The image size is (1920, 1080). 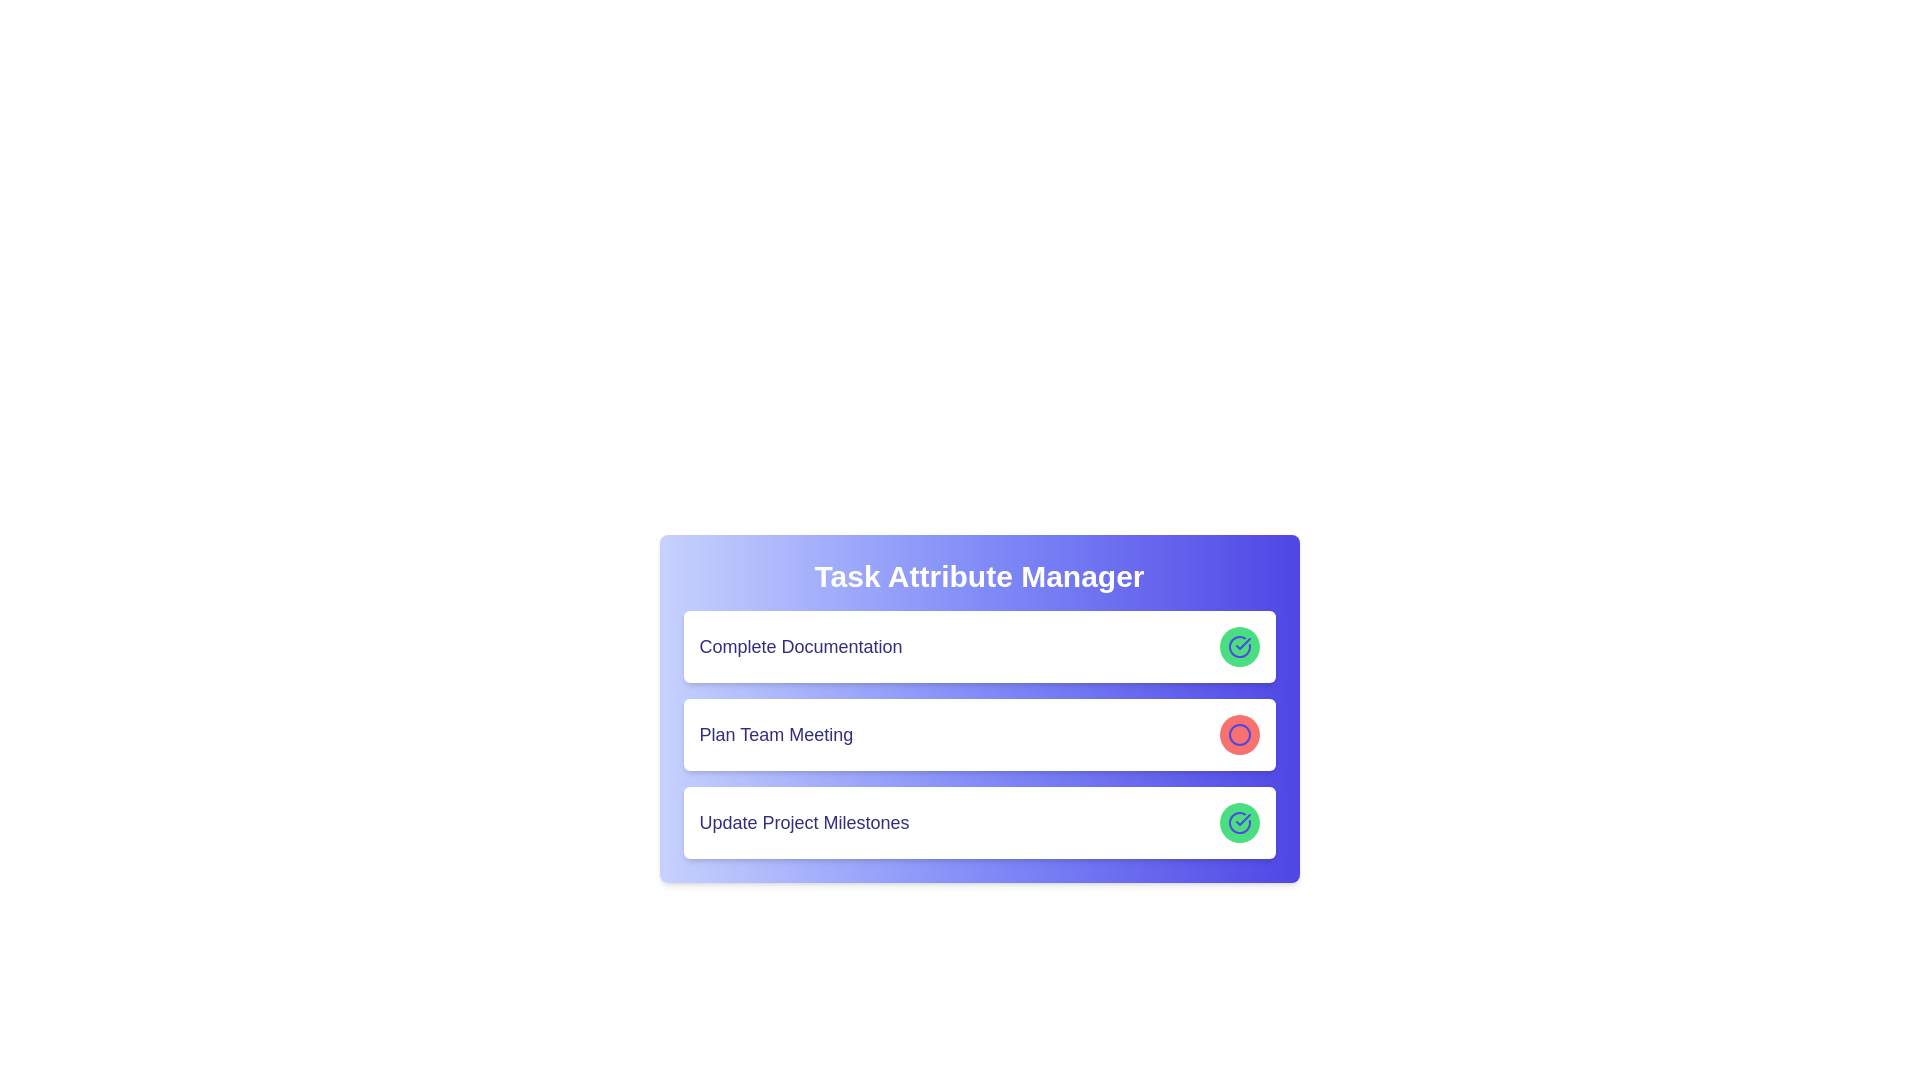 I want to click on the circular button with a light red background and indigo outer border, located in the rightmost third of the 'Plan Team Meeting' card, so click(x=1238, y=735).